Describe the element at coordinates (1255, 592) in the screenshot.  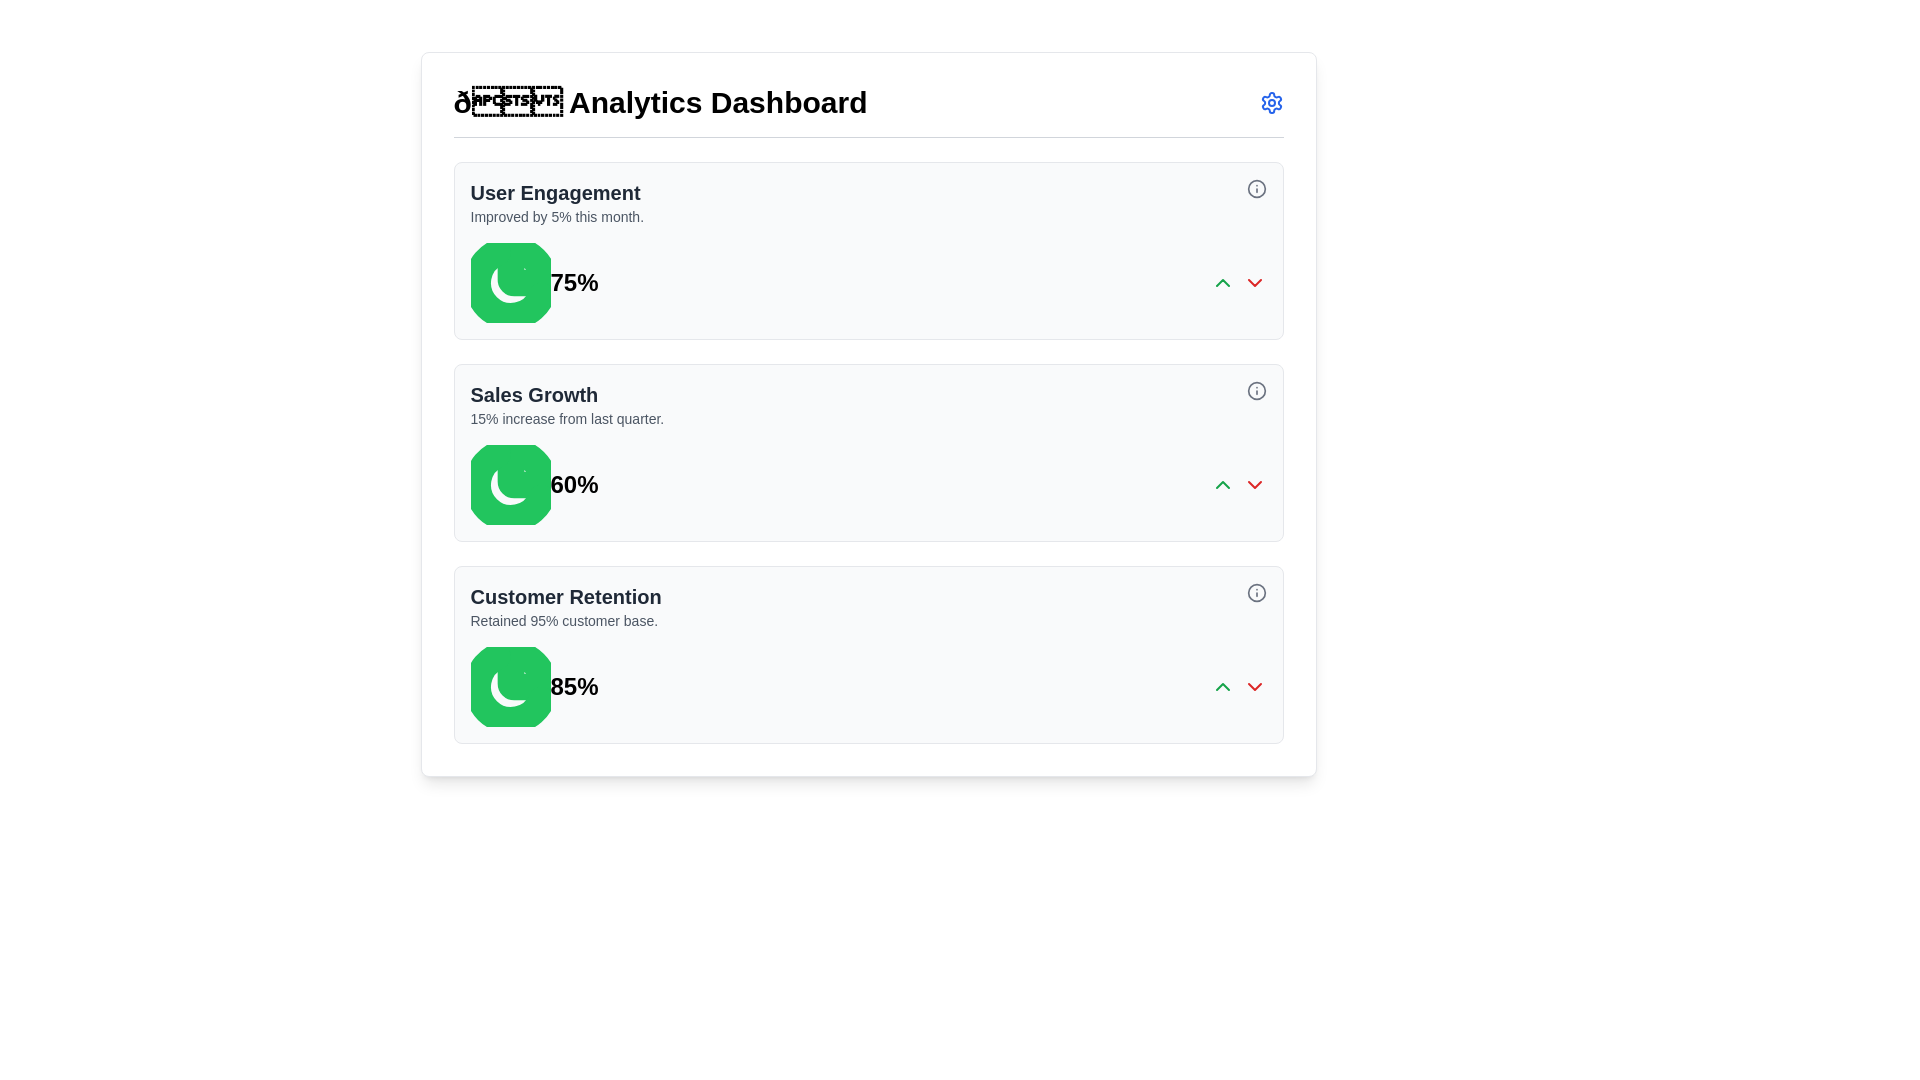
I see `the circular gray icon located at the top-right corner of the 'Customer Retention' information card` at that location.